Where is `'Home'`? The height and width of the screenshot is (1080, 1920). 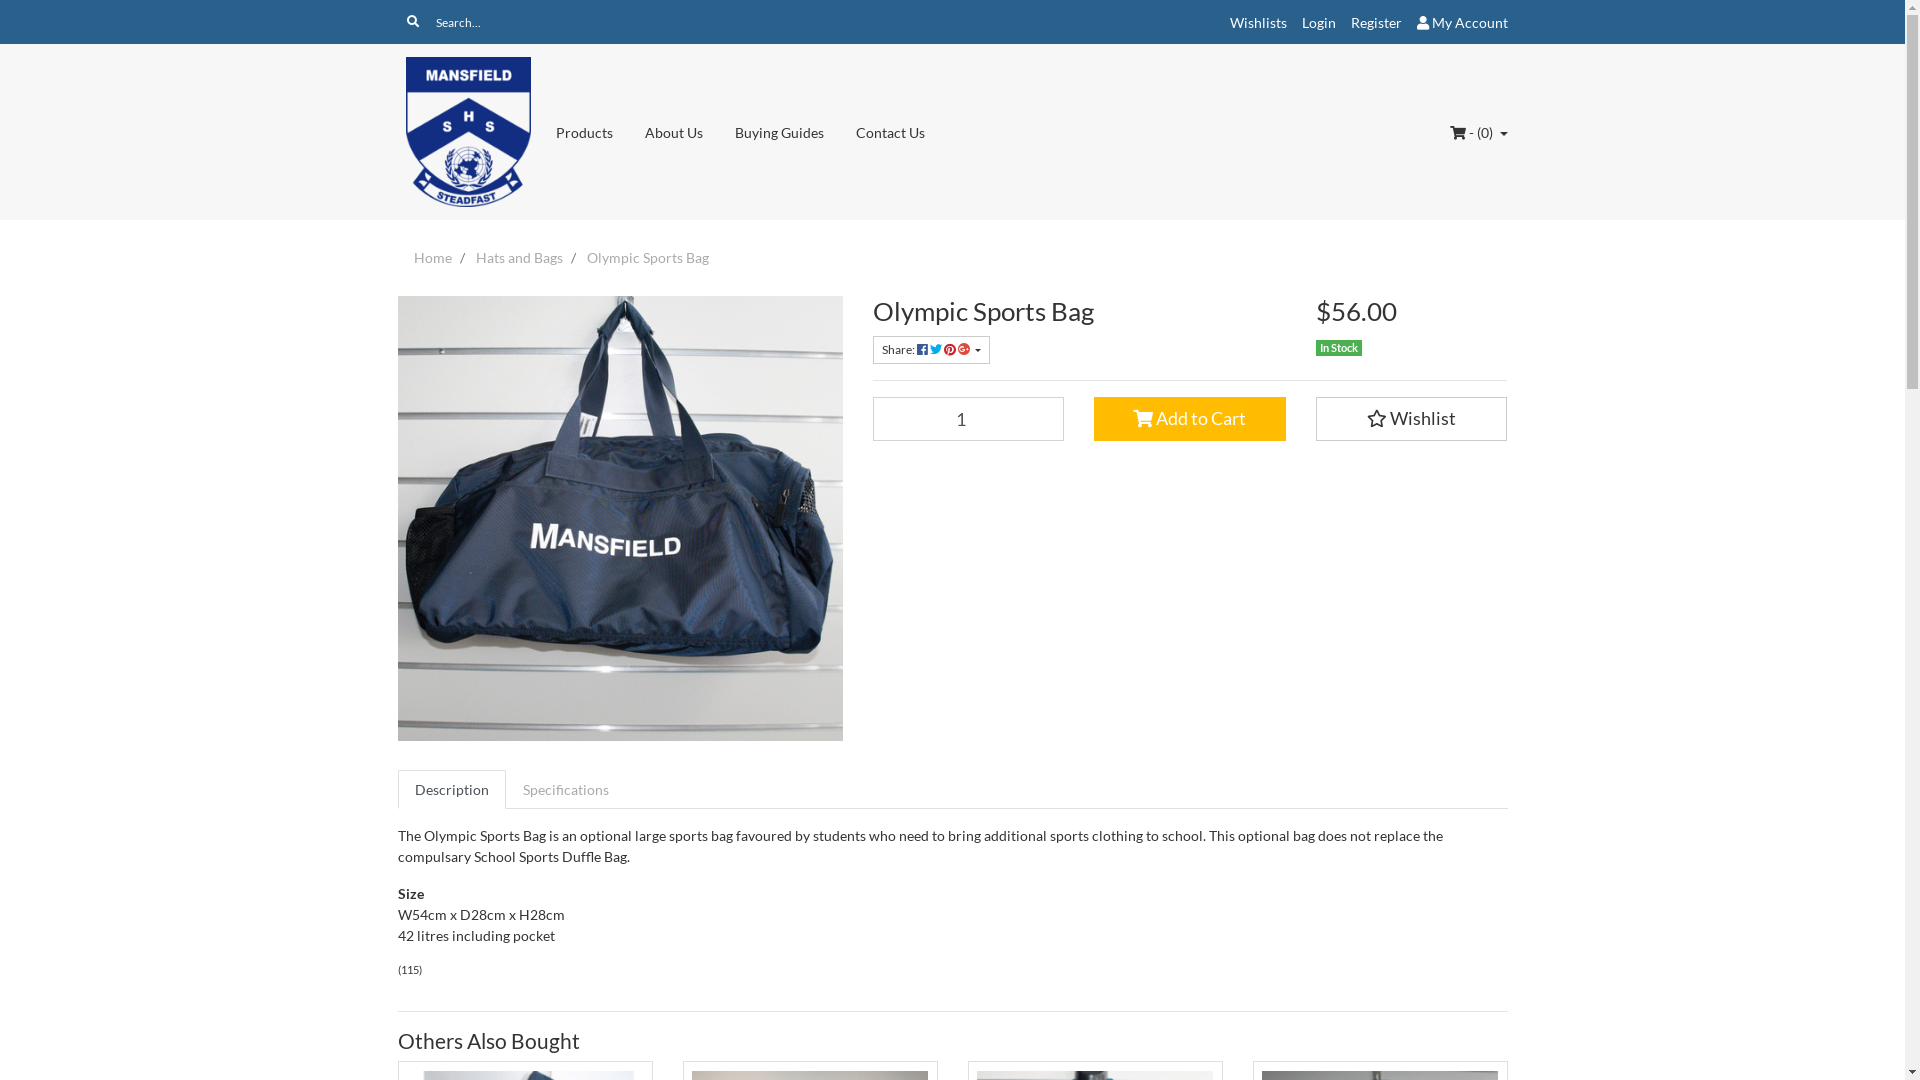 'Home' is located at coordinates (431, 256).